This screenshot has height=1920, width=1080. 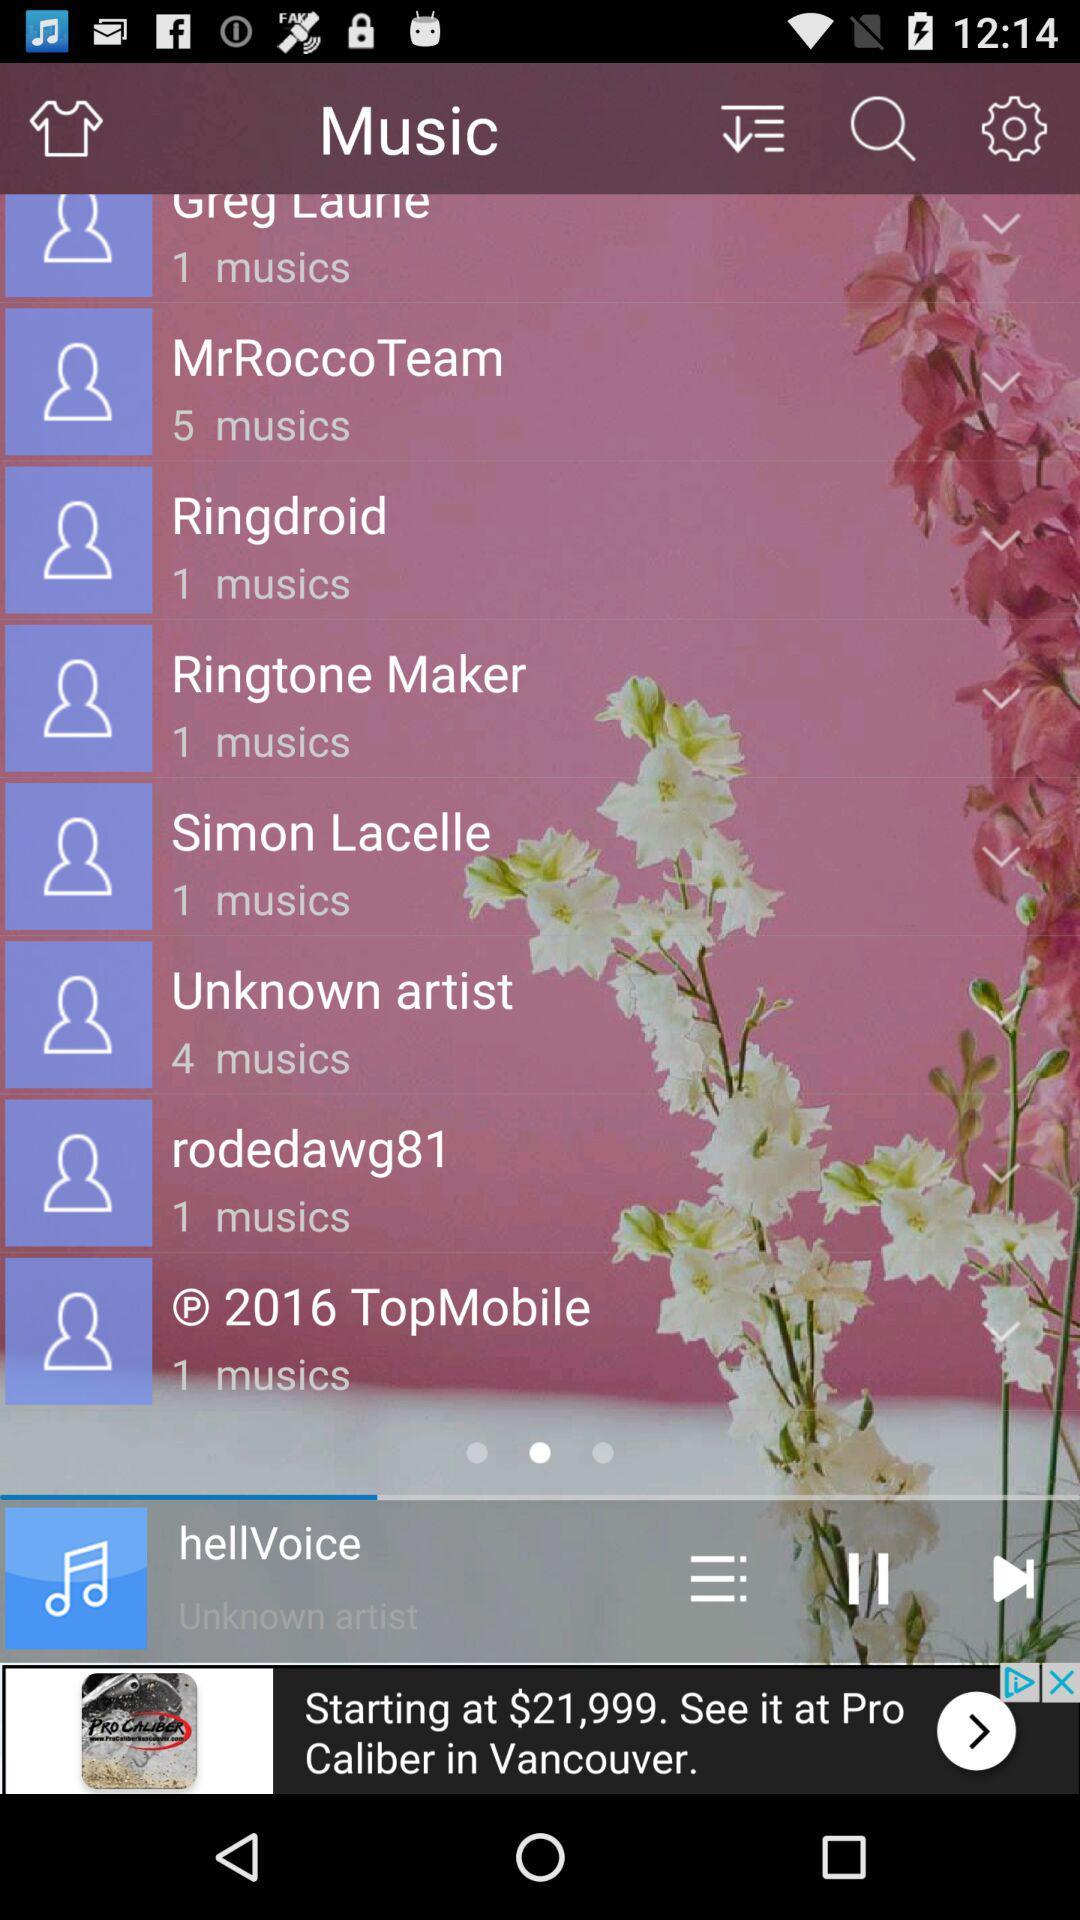 I want to click on the settings icon, so click(x=1014, y=136).